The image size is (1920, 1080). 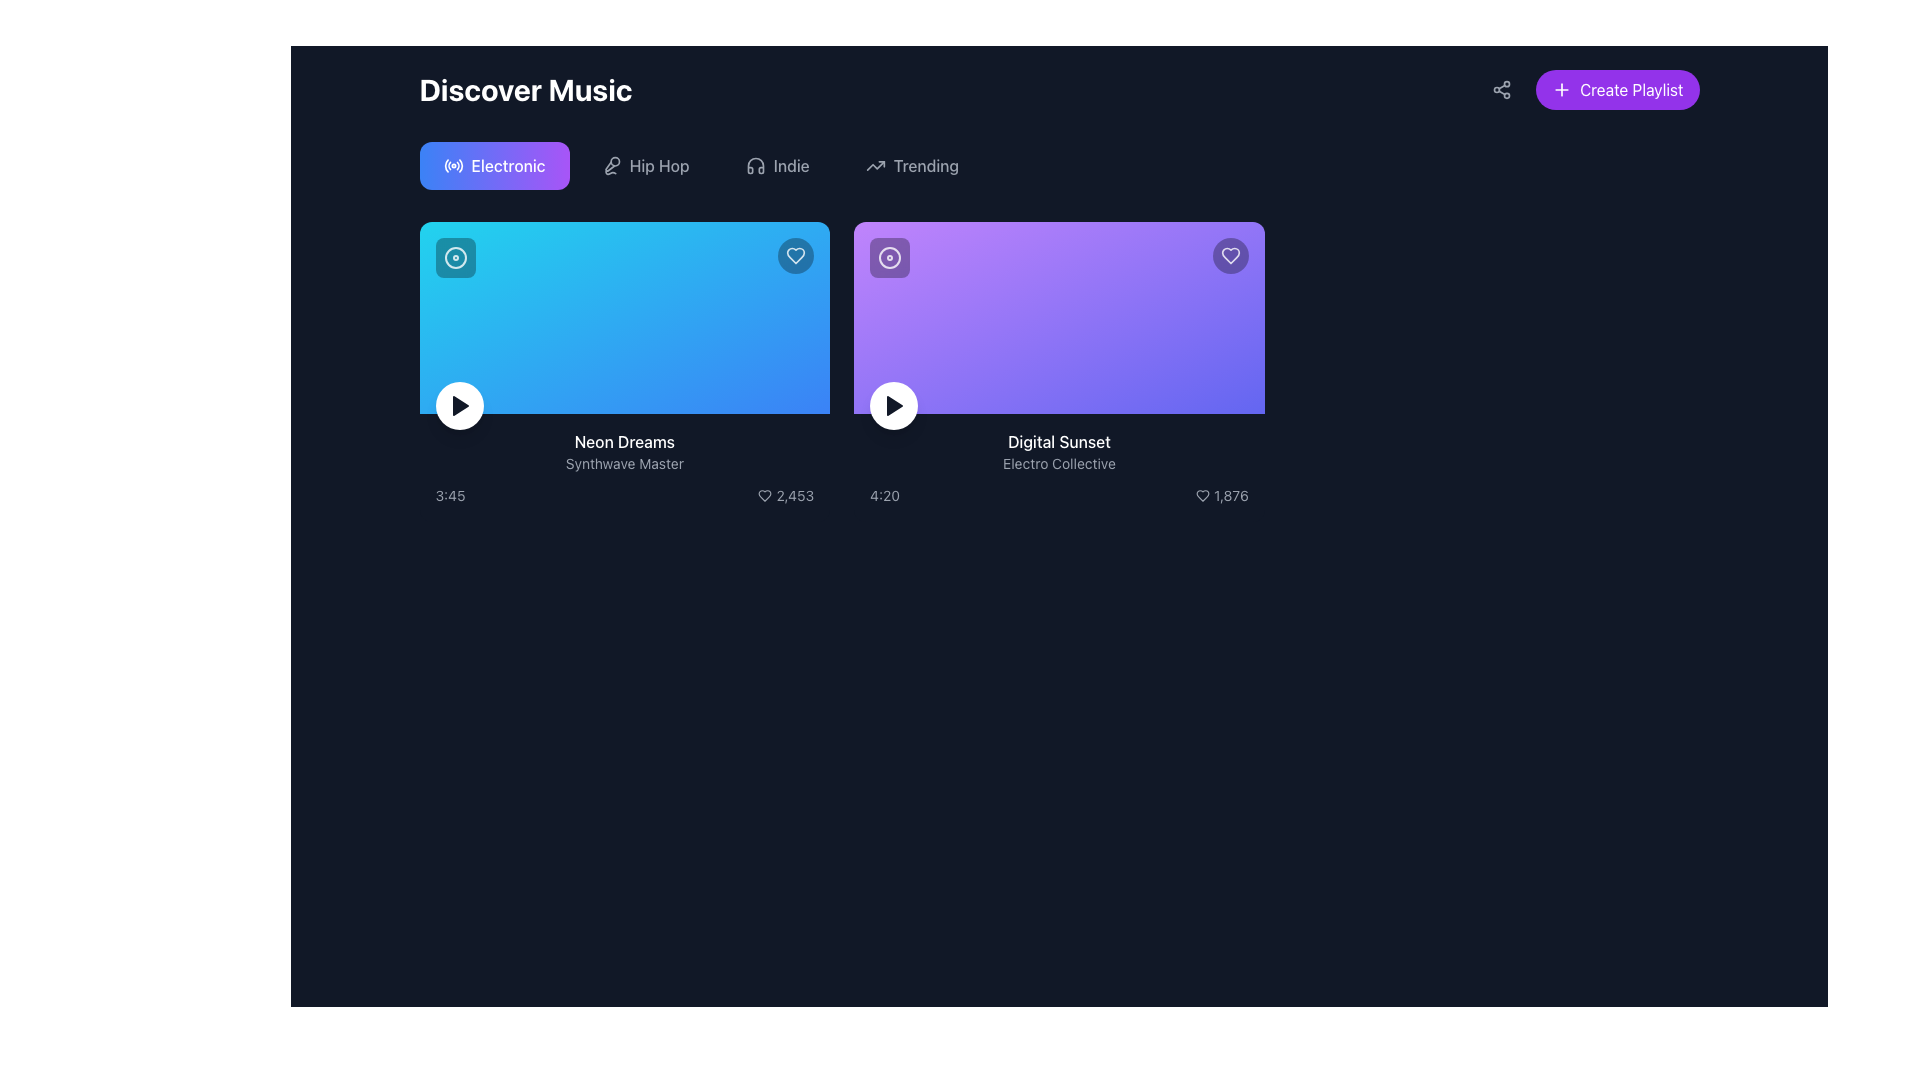 I want to click on the circular SVG graphic icon located in the top-left corner of the purple card representing the song 'Digital Sunset', so click(x=889, y=257).